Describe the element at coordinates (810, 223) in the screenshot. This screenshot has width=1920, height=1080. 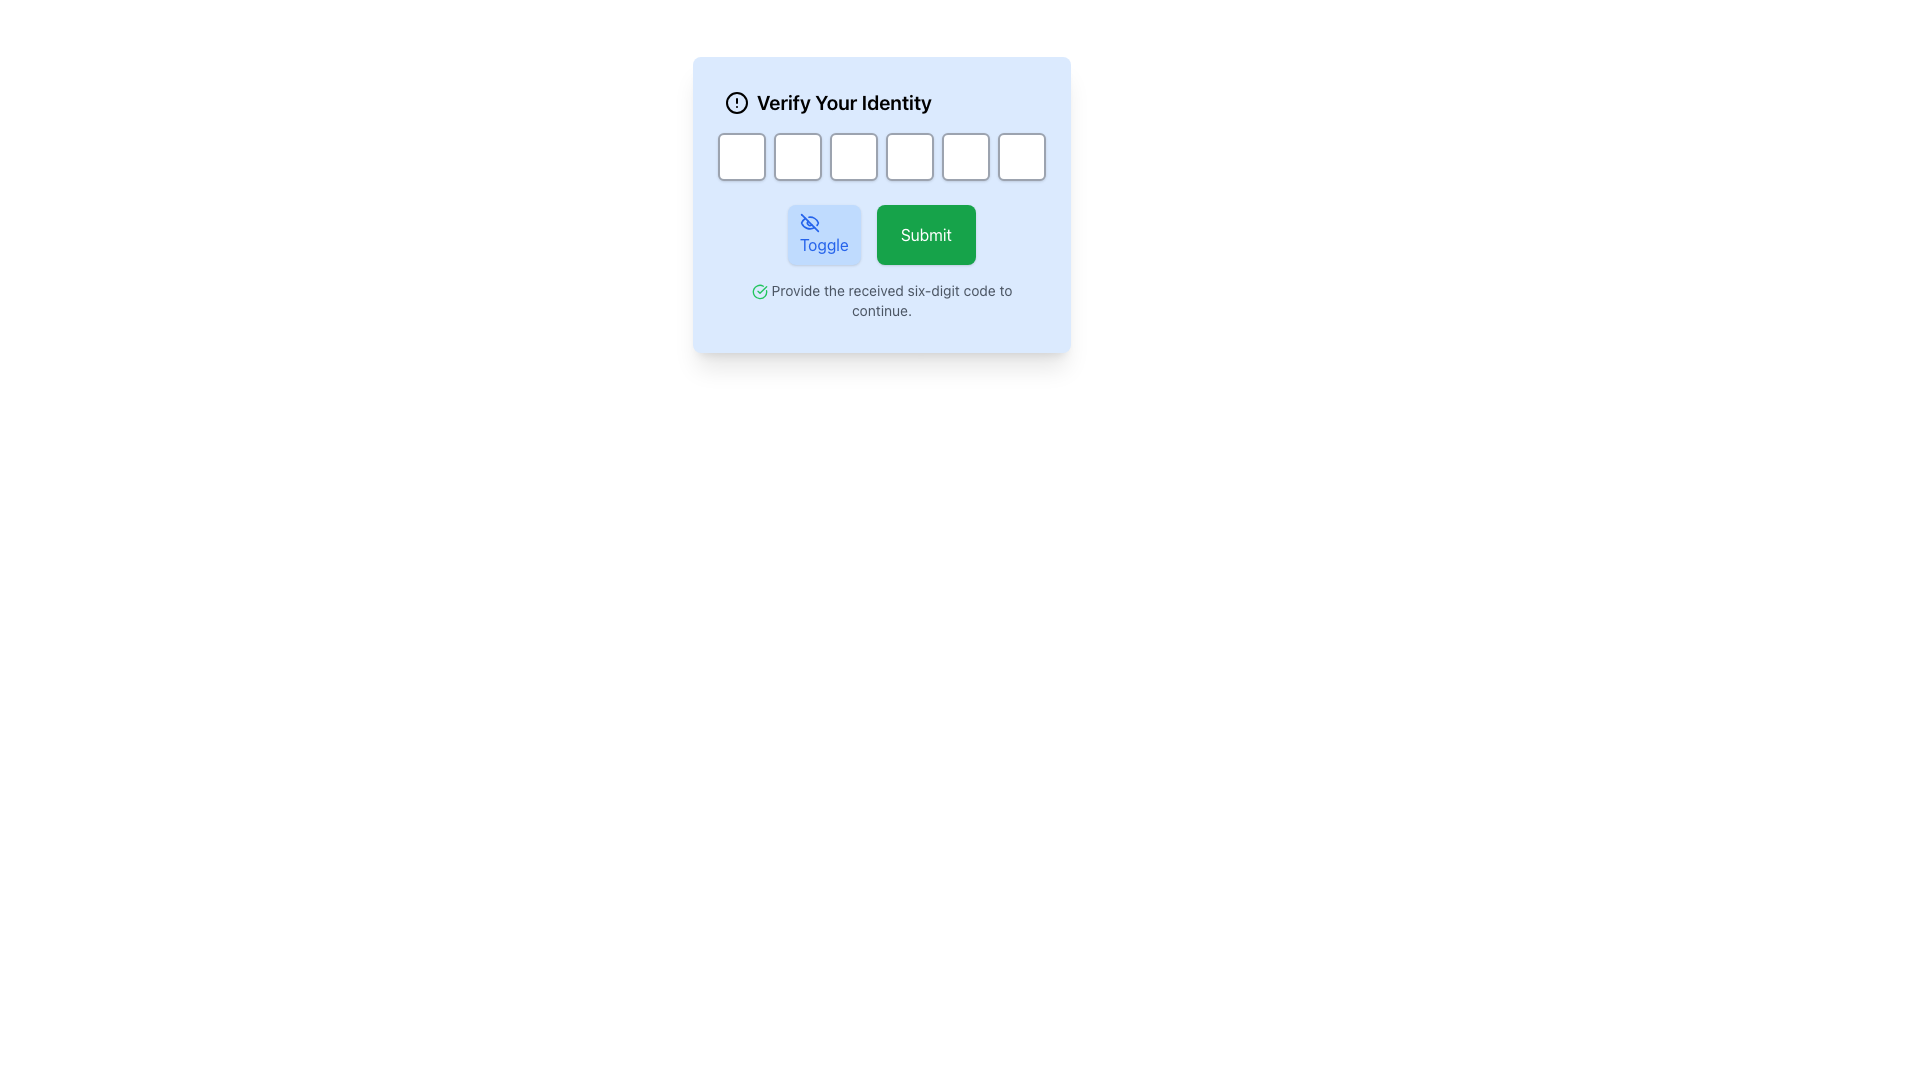
I see `the leftmost icon within the rounded button labeled 'Toggle', which functions as a visibility toggle for sensitive input data` at that location.